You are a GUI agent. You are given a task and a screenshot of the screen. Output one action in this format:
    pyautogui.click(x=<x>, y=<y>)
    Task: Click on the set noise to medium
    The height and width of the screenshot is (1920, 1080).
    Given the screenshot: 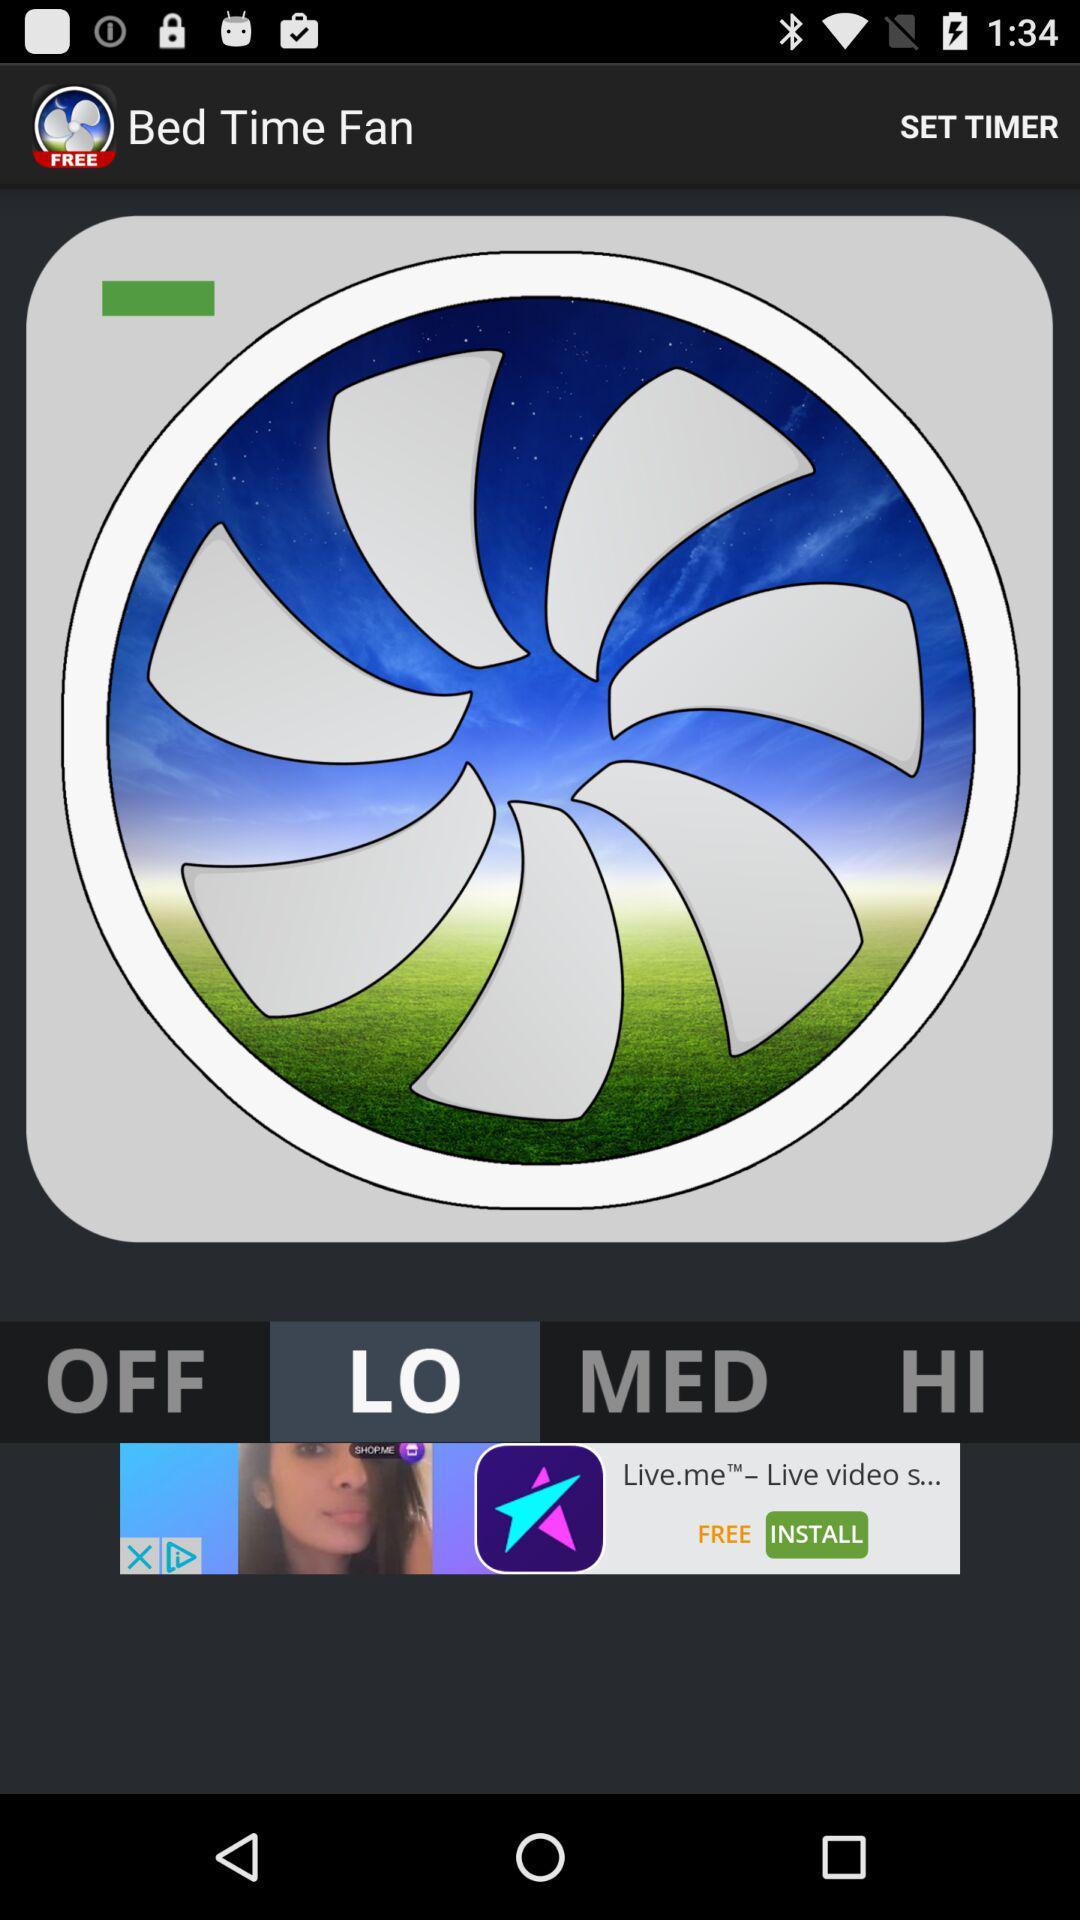 What is the action you would take?
    pyautogui.click(x=675, y=1381)
    